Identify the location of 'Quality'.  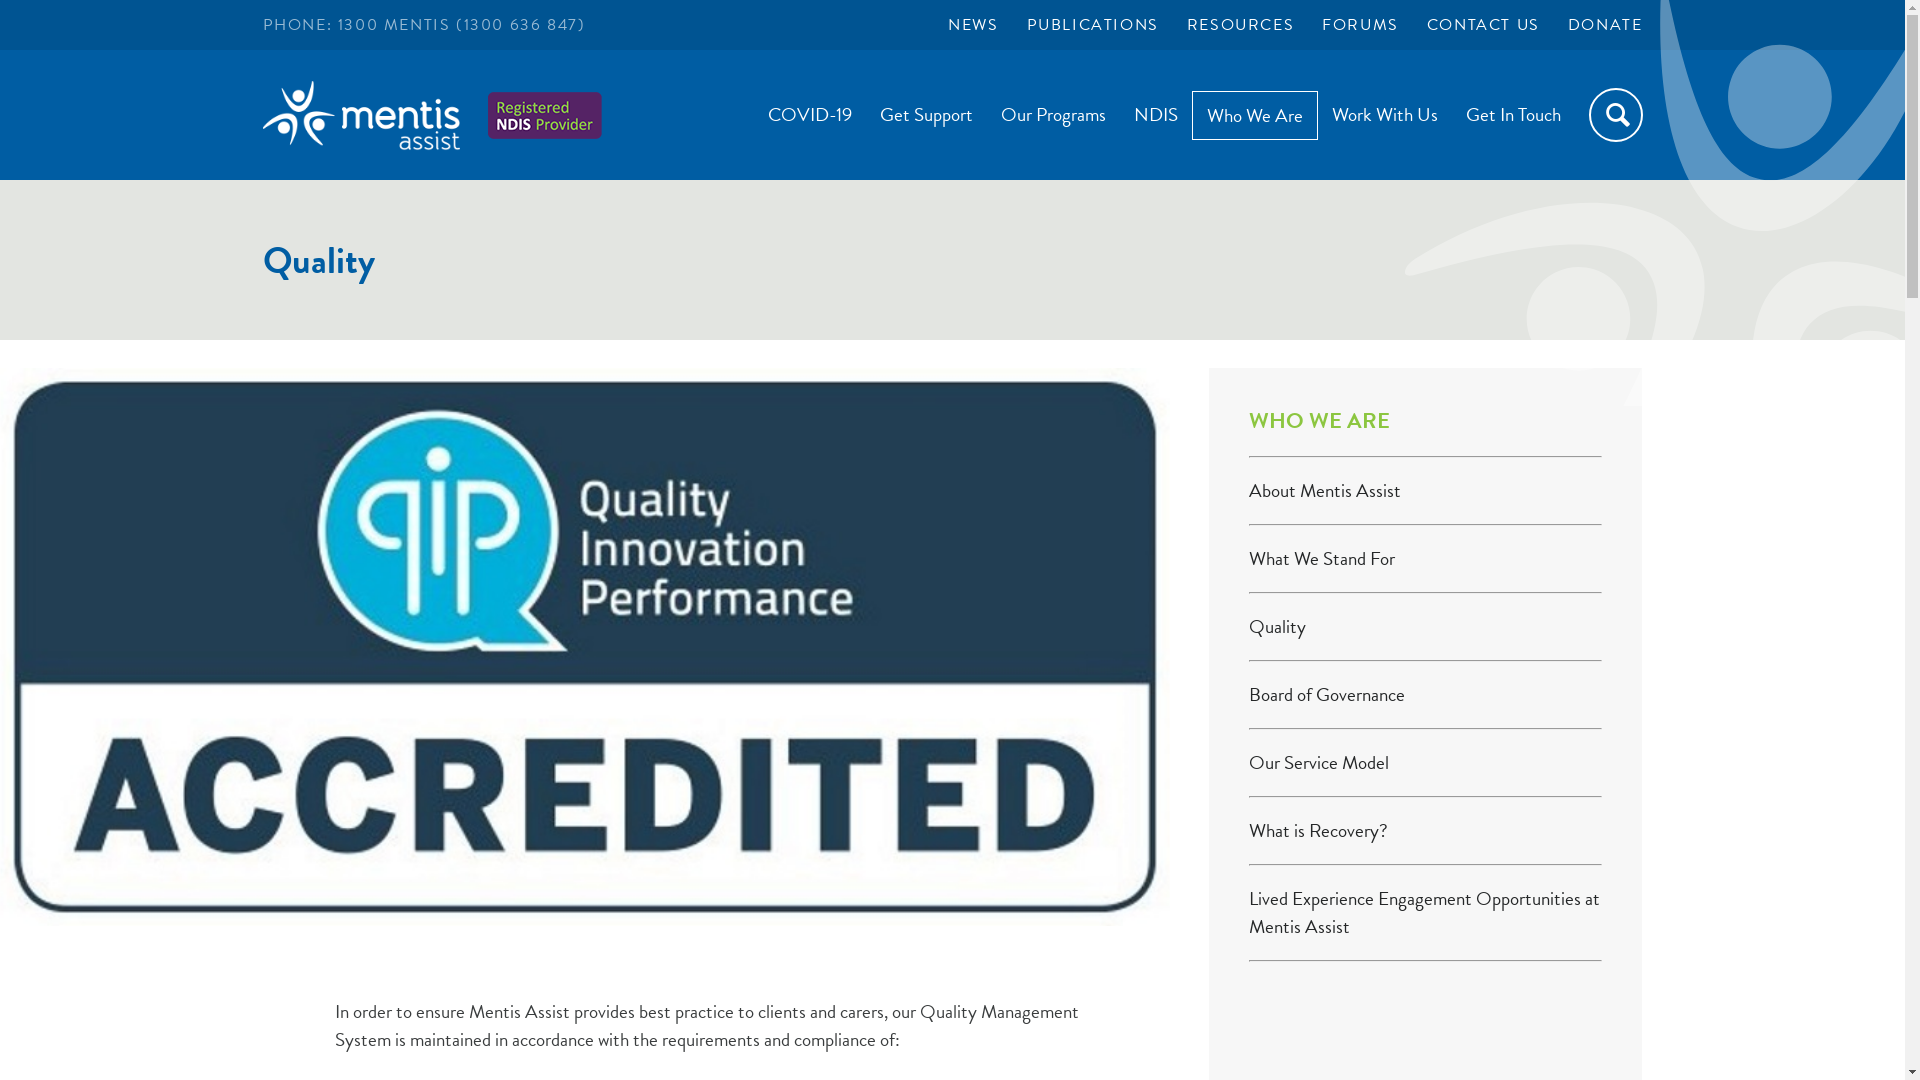
(1276, 625).